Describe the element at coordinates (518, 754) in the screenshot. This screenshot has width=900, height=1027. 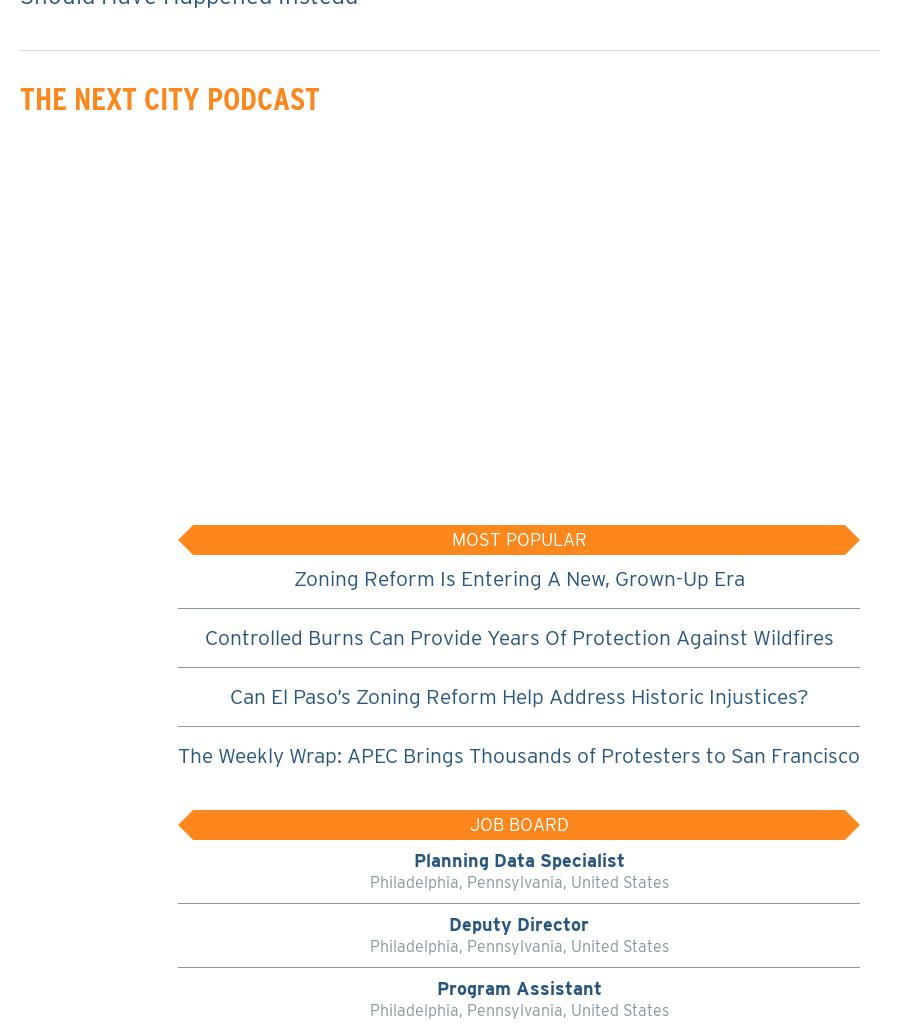
I see `'The Weekly Wrap: APEC Brings Thousands of Protesters to San Francisco'` at that location.